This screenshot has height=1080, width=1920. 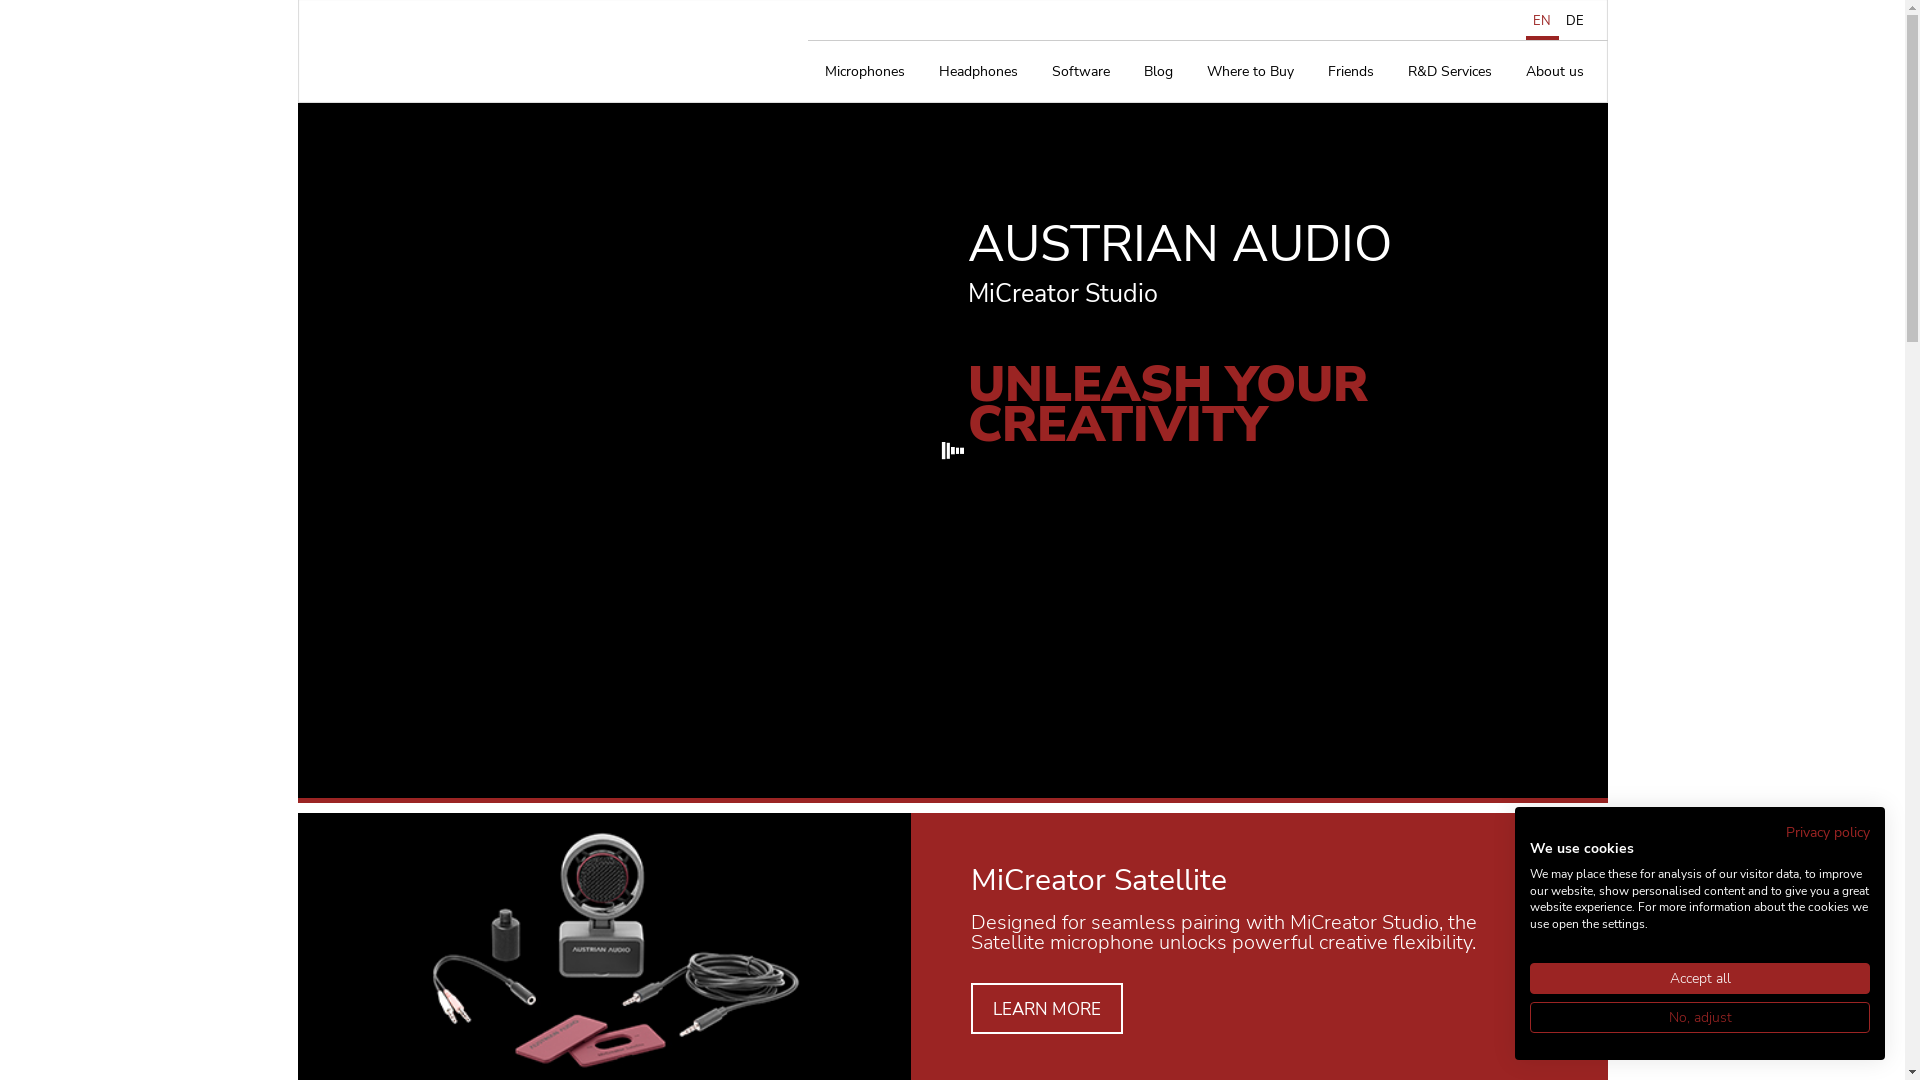 What do you see at coordinates (1449, 71) in the screenshot?
I see `'R&D Services'` at bounding box center [1449, 71].